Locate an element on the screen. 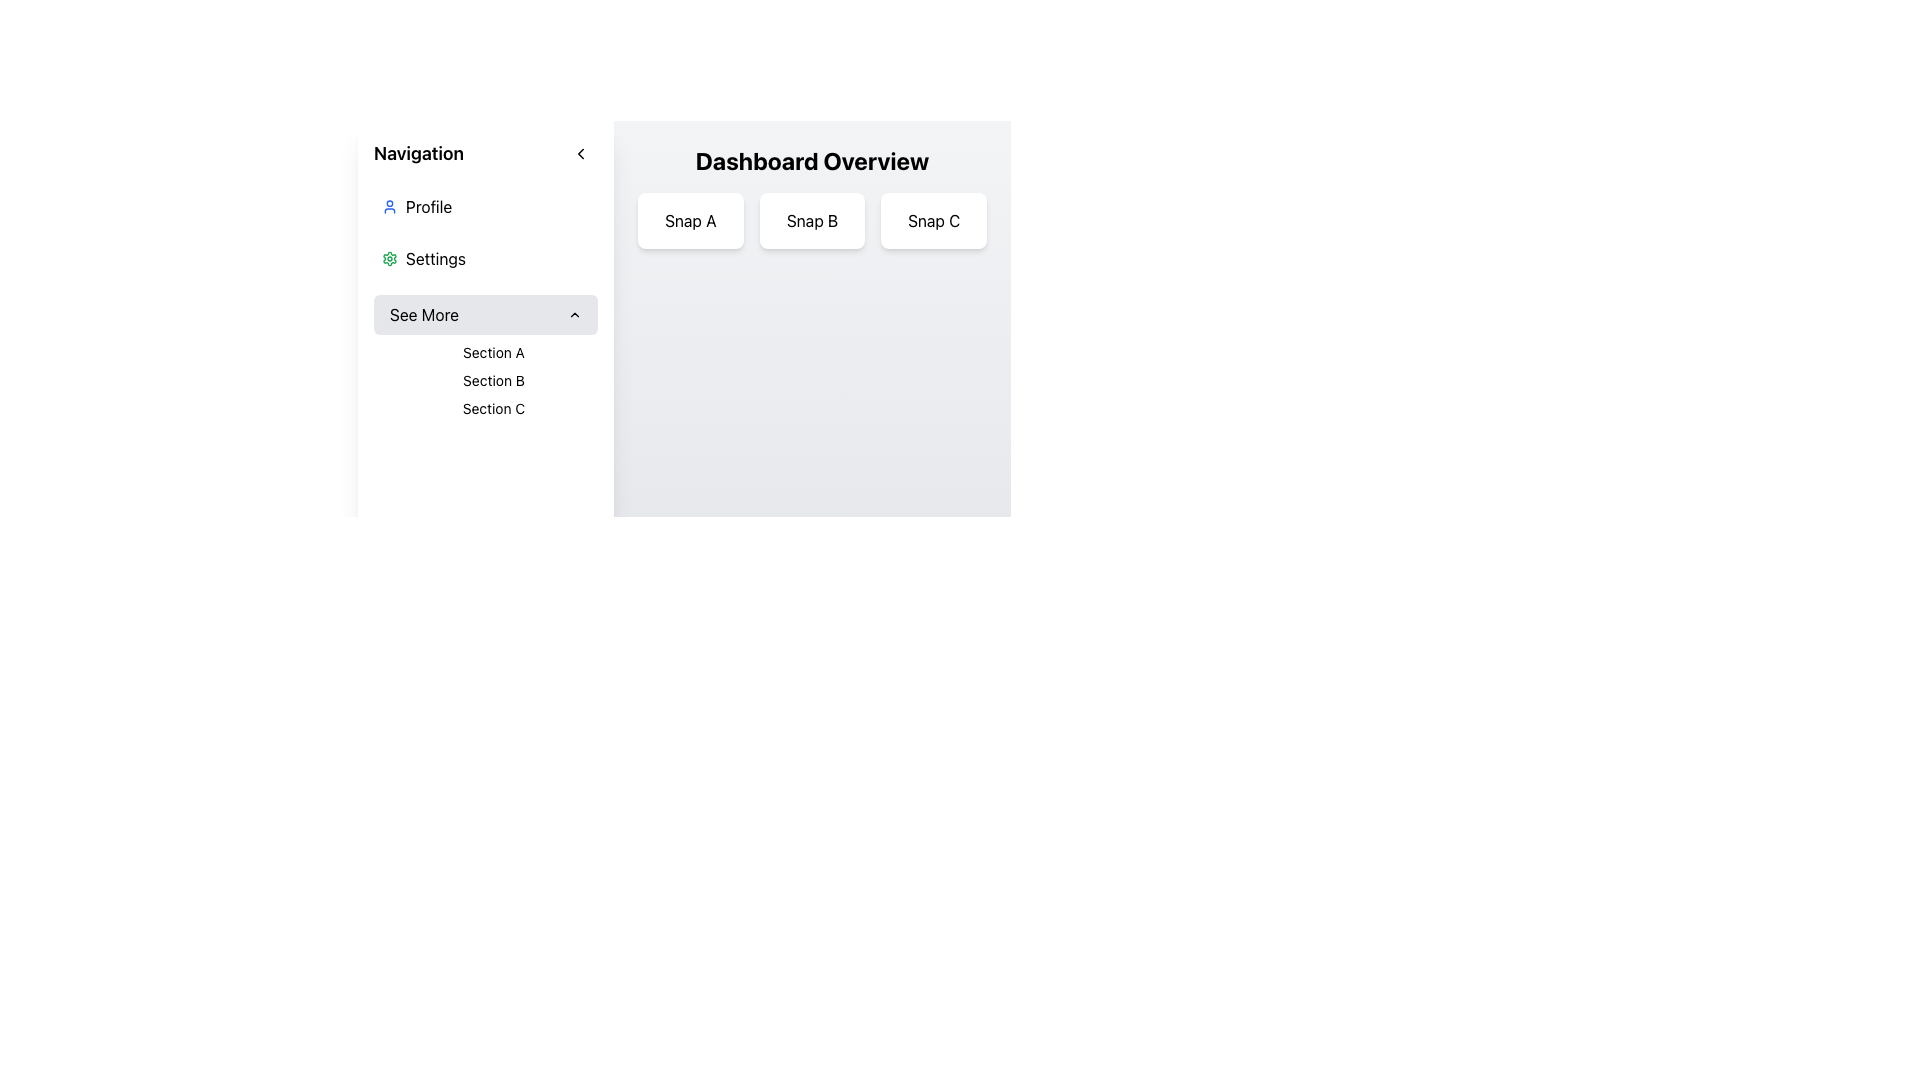  the green gear-shaped icon located in the sidebar near the 'Settings' text, positioned between the 'Profile' icon and the 'See More' expandable menu is located at coordinates (389, 257).